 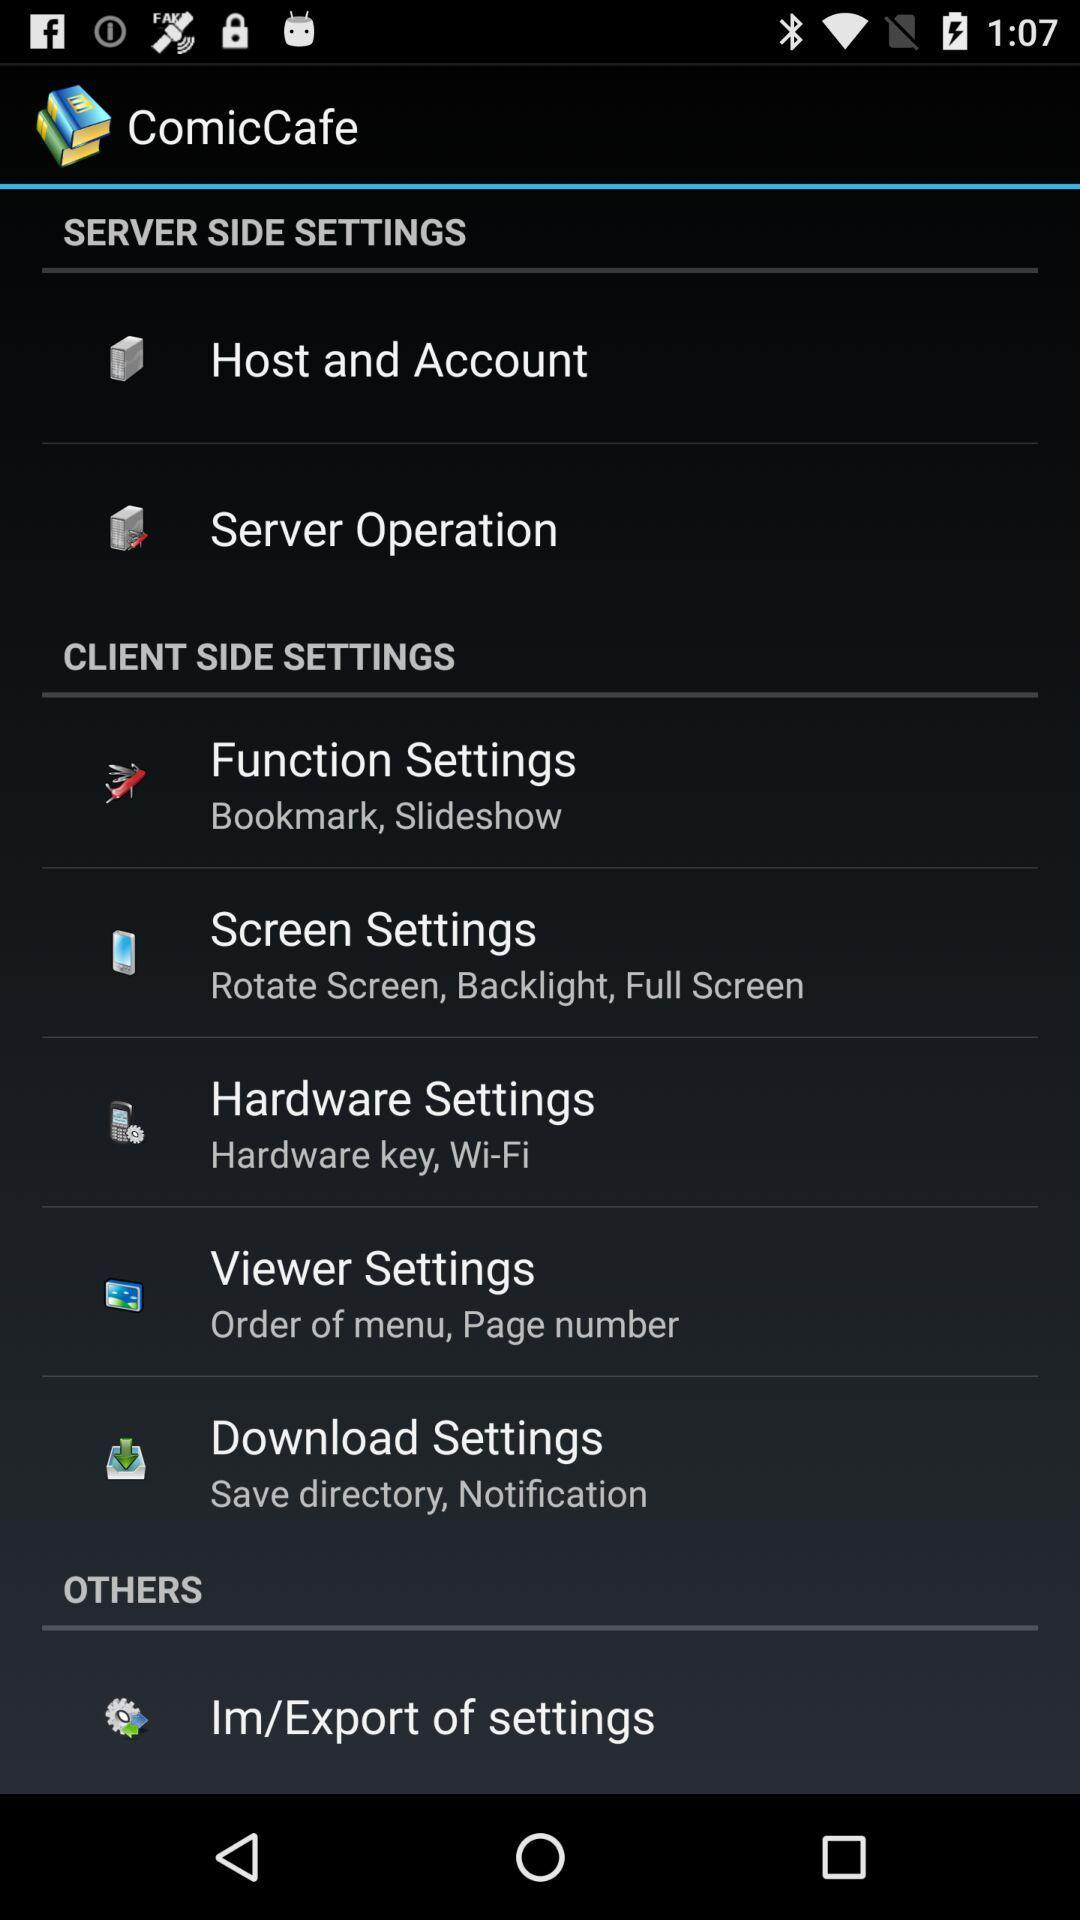 What do you see at coordinates (402, 1095) in the screenshot?
I see `the icon below rotate screen backlight item` at bounding box center [402, 1095].